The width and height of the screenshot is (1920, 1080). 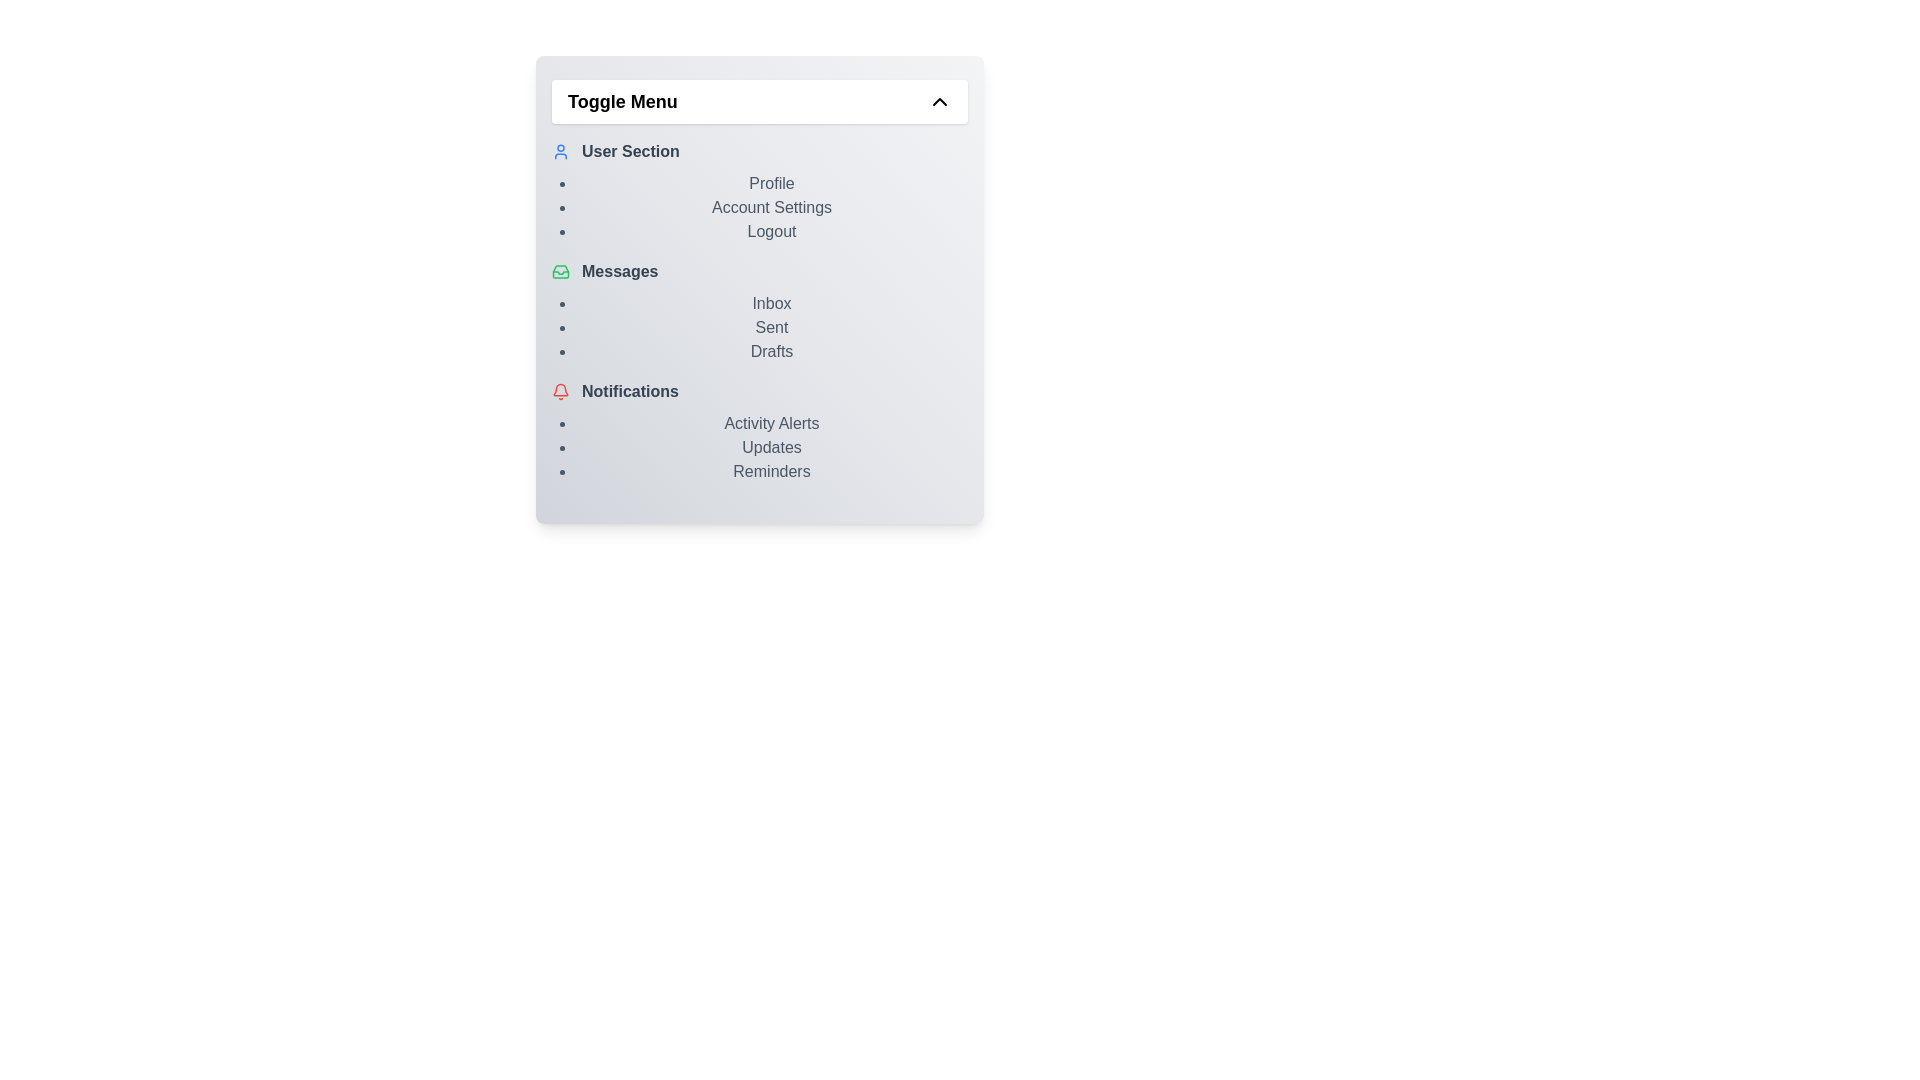 What do you see at coordinates (758, 101) in the screenshot?
I see `the element labeled 'Toggle Menu' to observe its hover effect` at bounding box center [758, 101].